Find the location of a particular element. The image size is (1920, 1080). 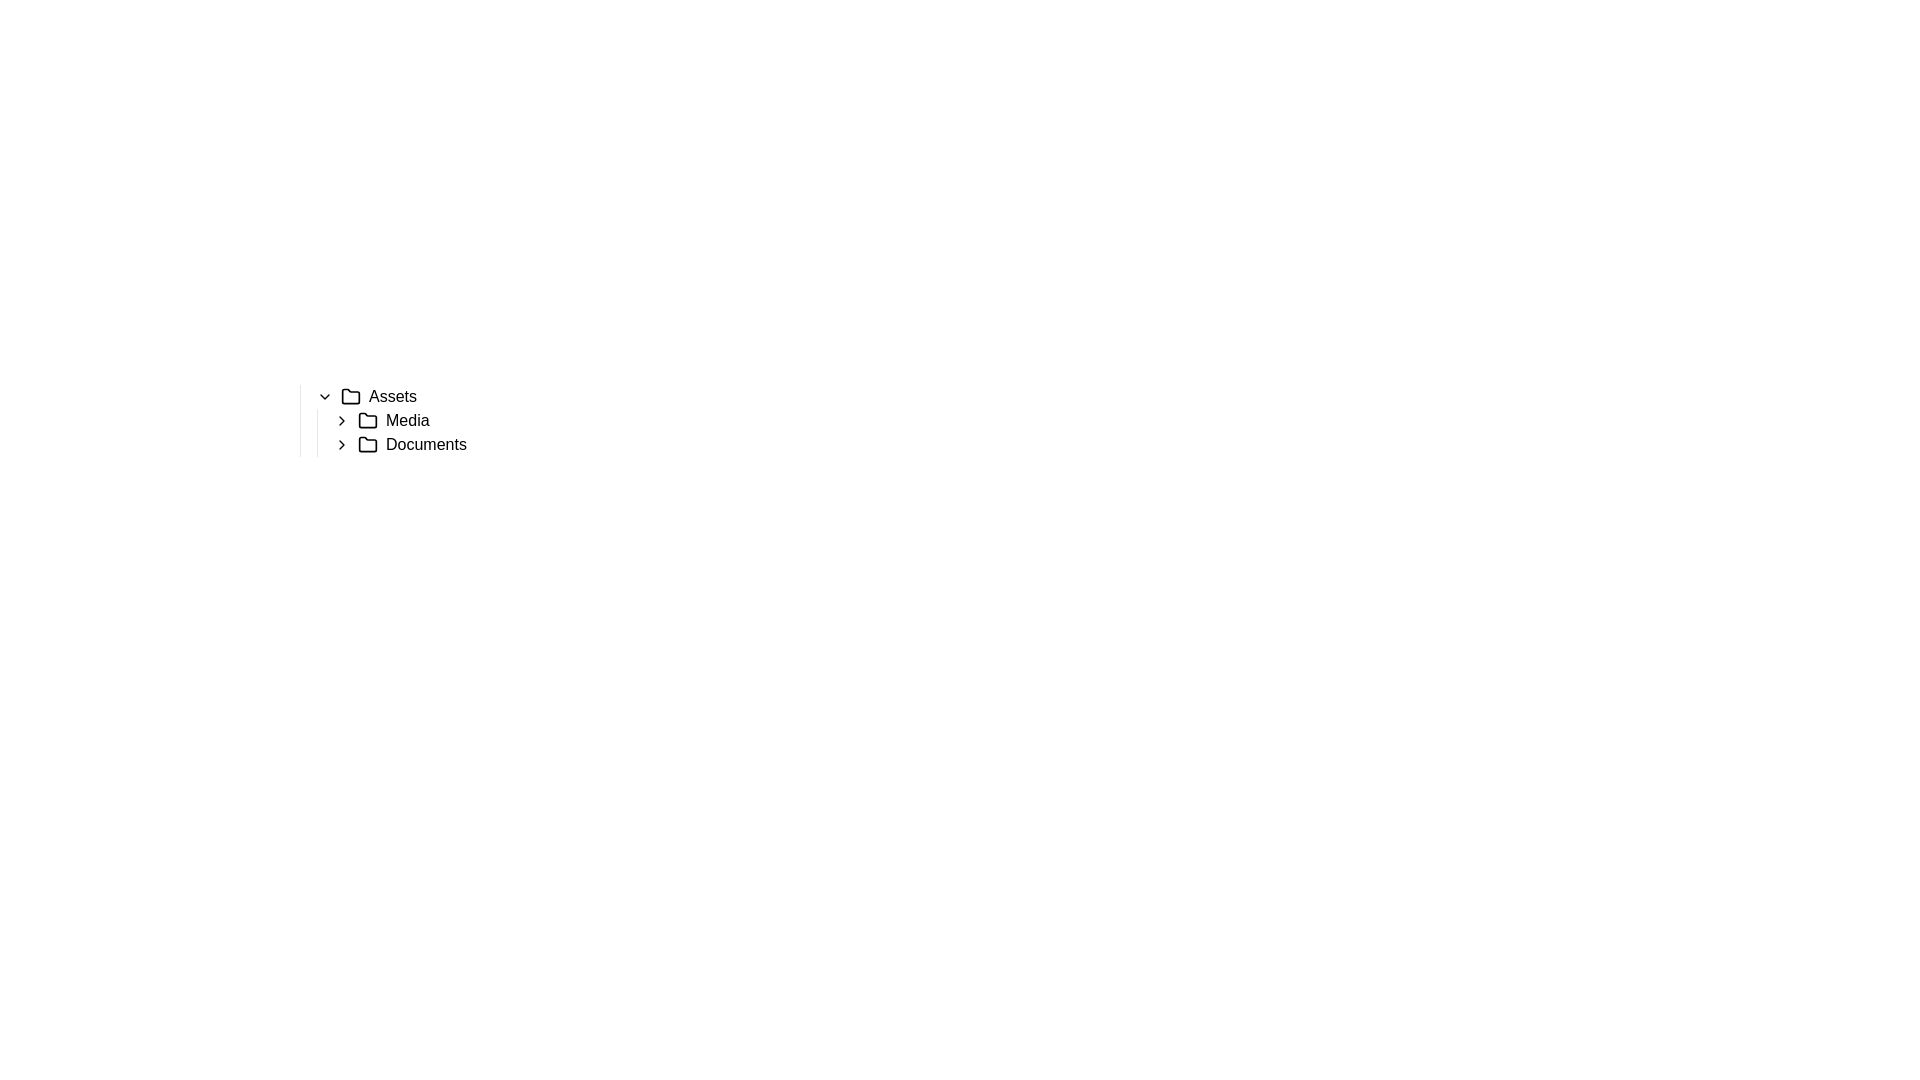

the folder icon that visually represents a grouping or storing function, positioned to the right of the chevron icon and to the left of the 'Assets' label is located at coordinates (350, 397).